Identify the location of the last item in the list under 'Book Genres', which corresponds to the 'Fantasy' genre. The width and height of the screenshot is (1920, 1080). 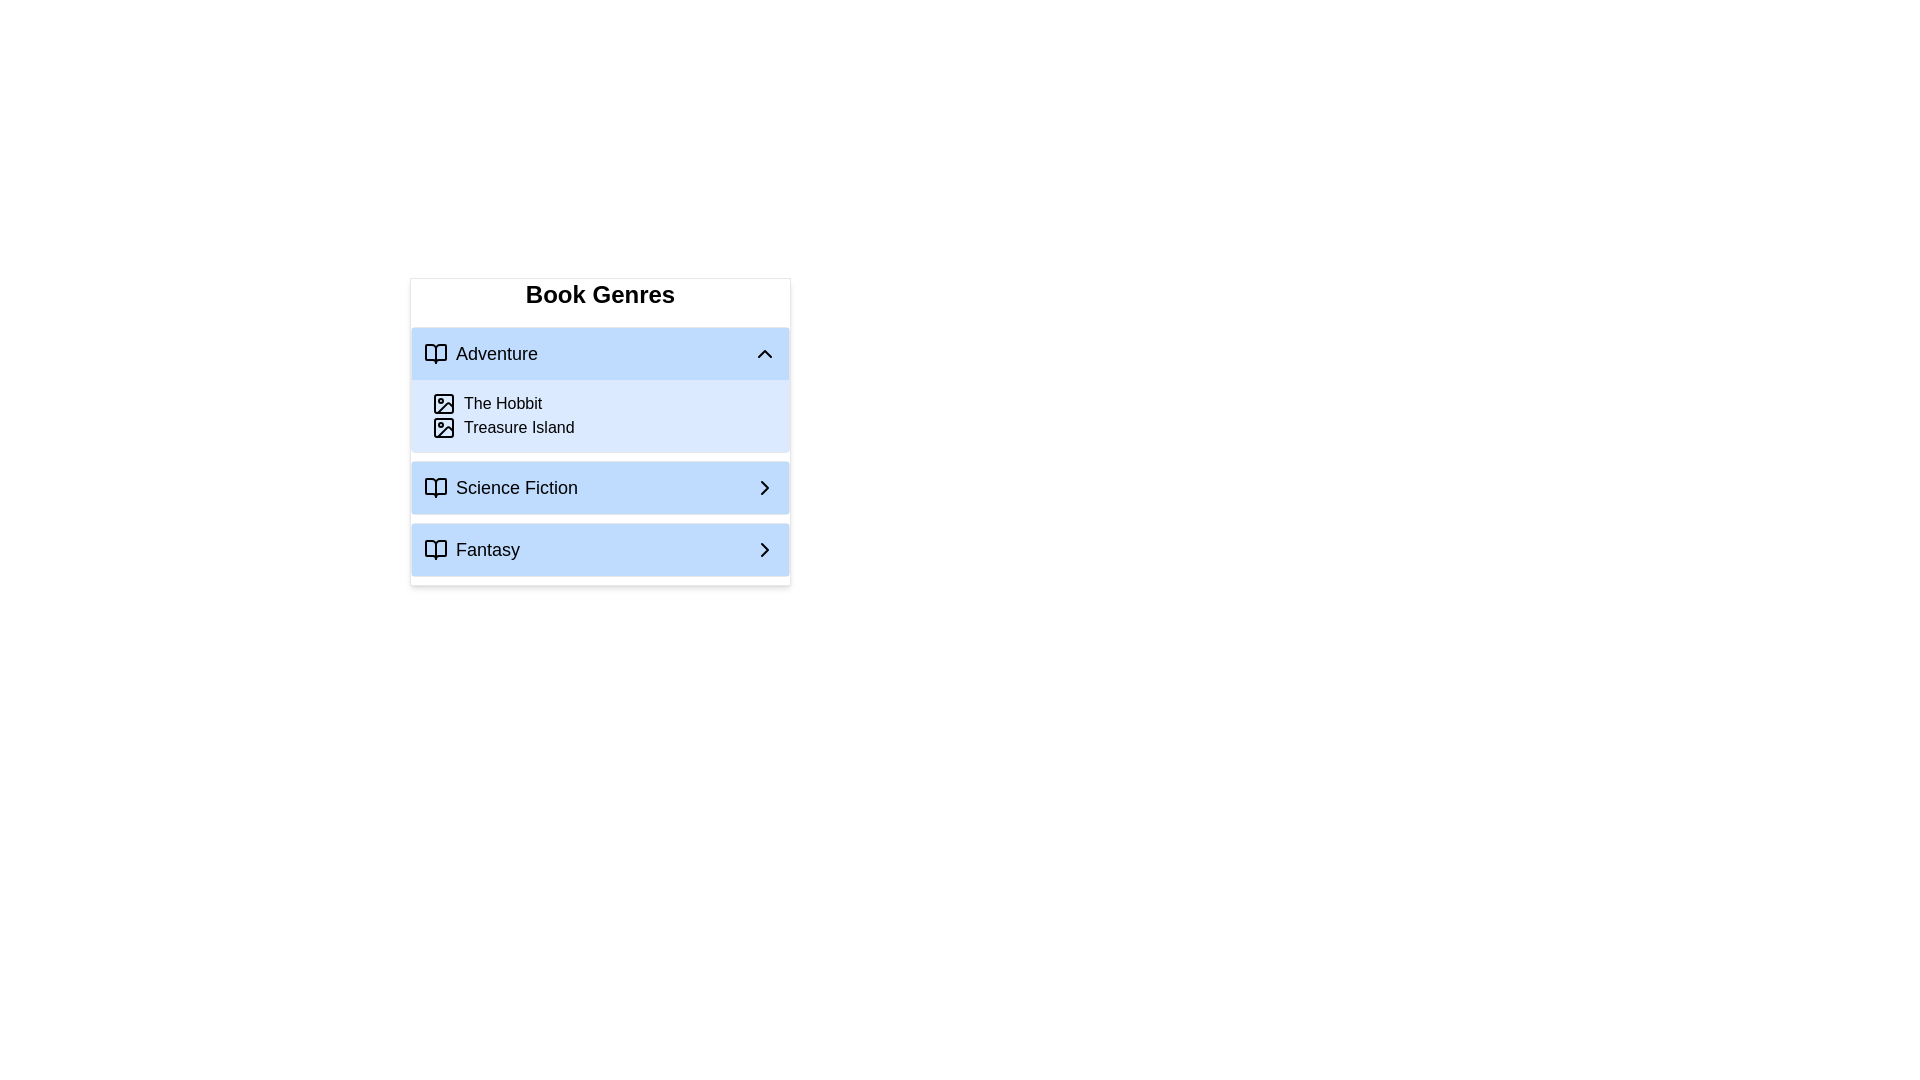
(599, 550).